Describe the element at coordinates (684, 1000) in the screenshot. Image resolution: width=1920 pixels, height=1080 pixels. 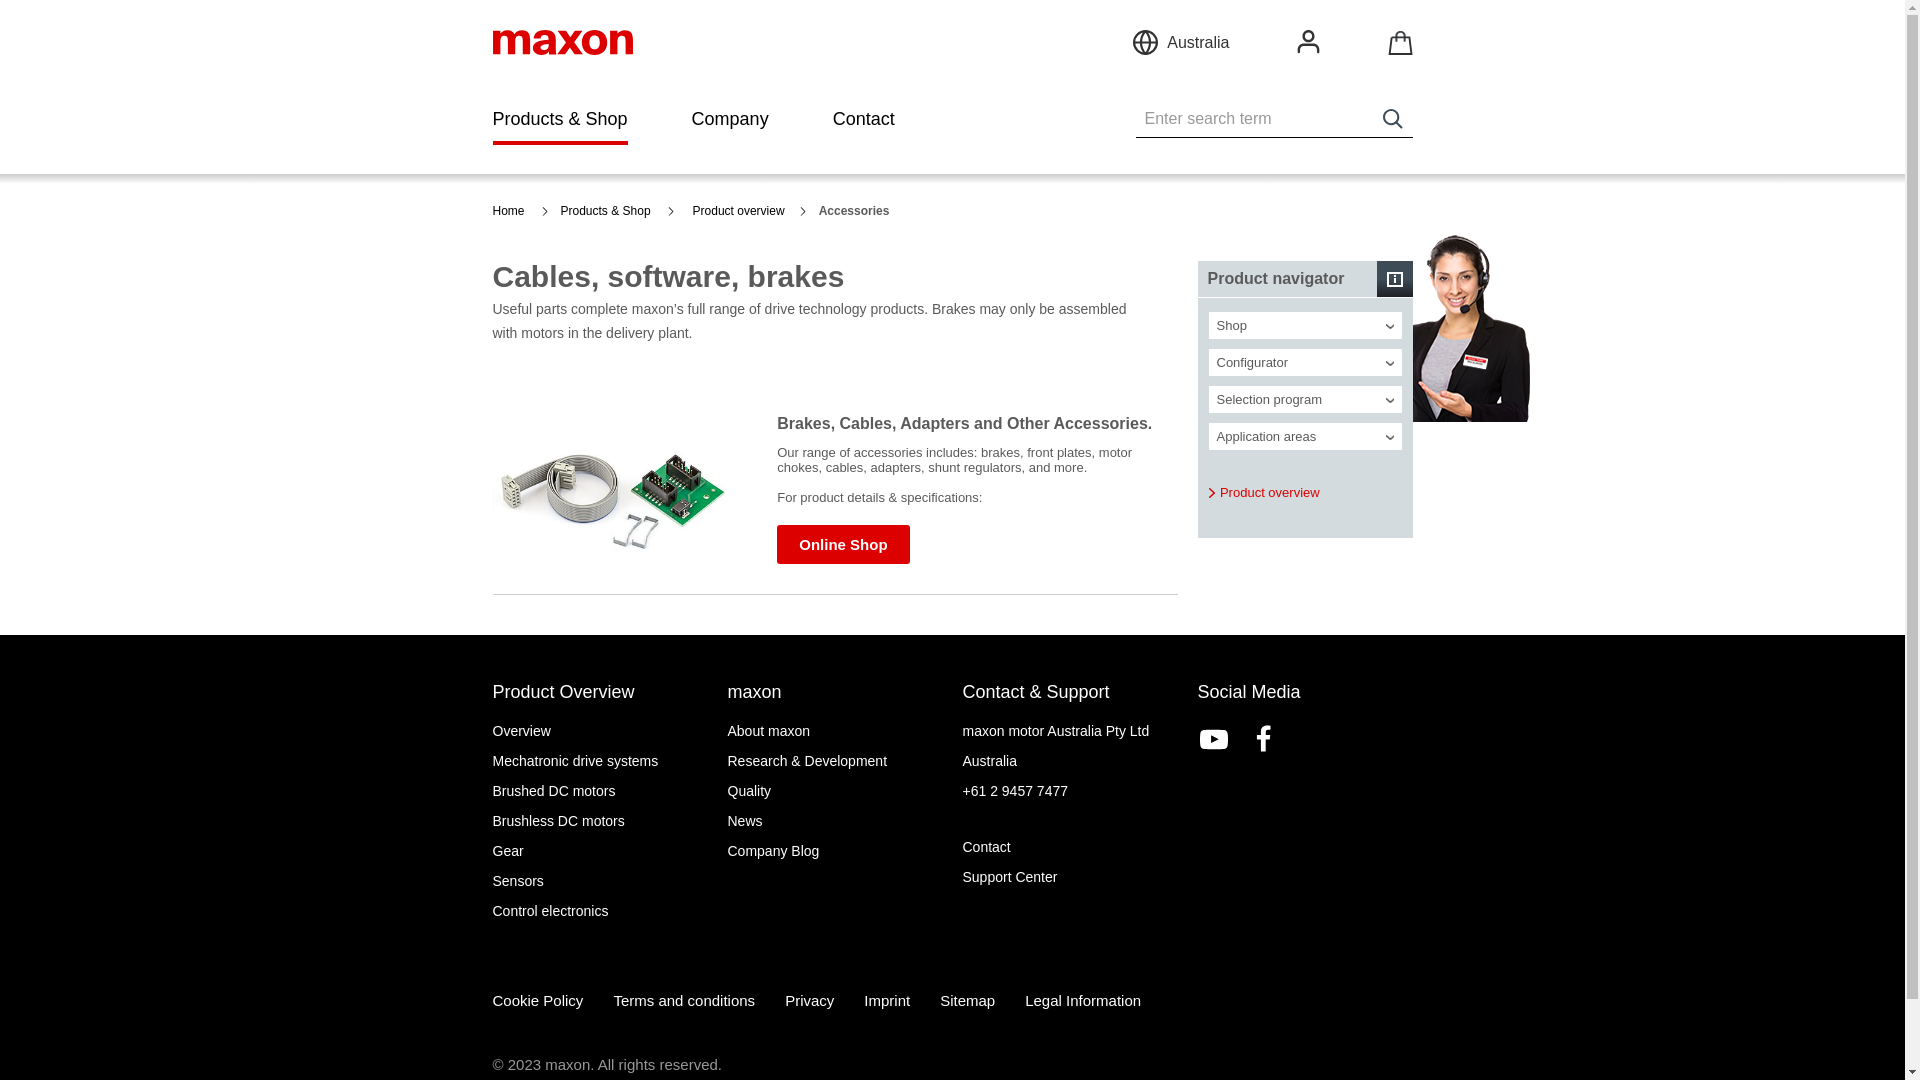
I see `'Terms and conditions'` at that location.